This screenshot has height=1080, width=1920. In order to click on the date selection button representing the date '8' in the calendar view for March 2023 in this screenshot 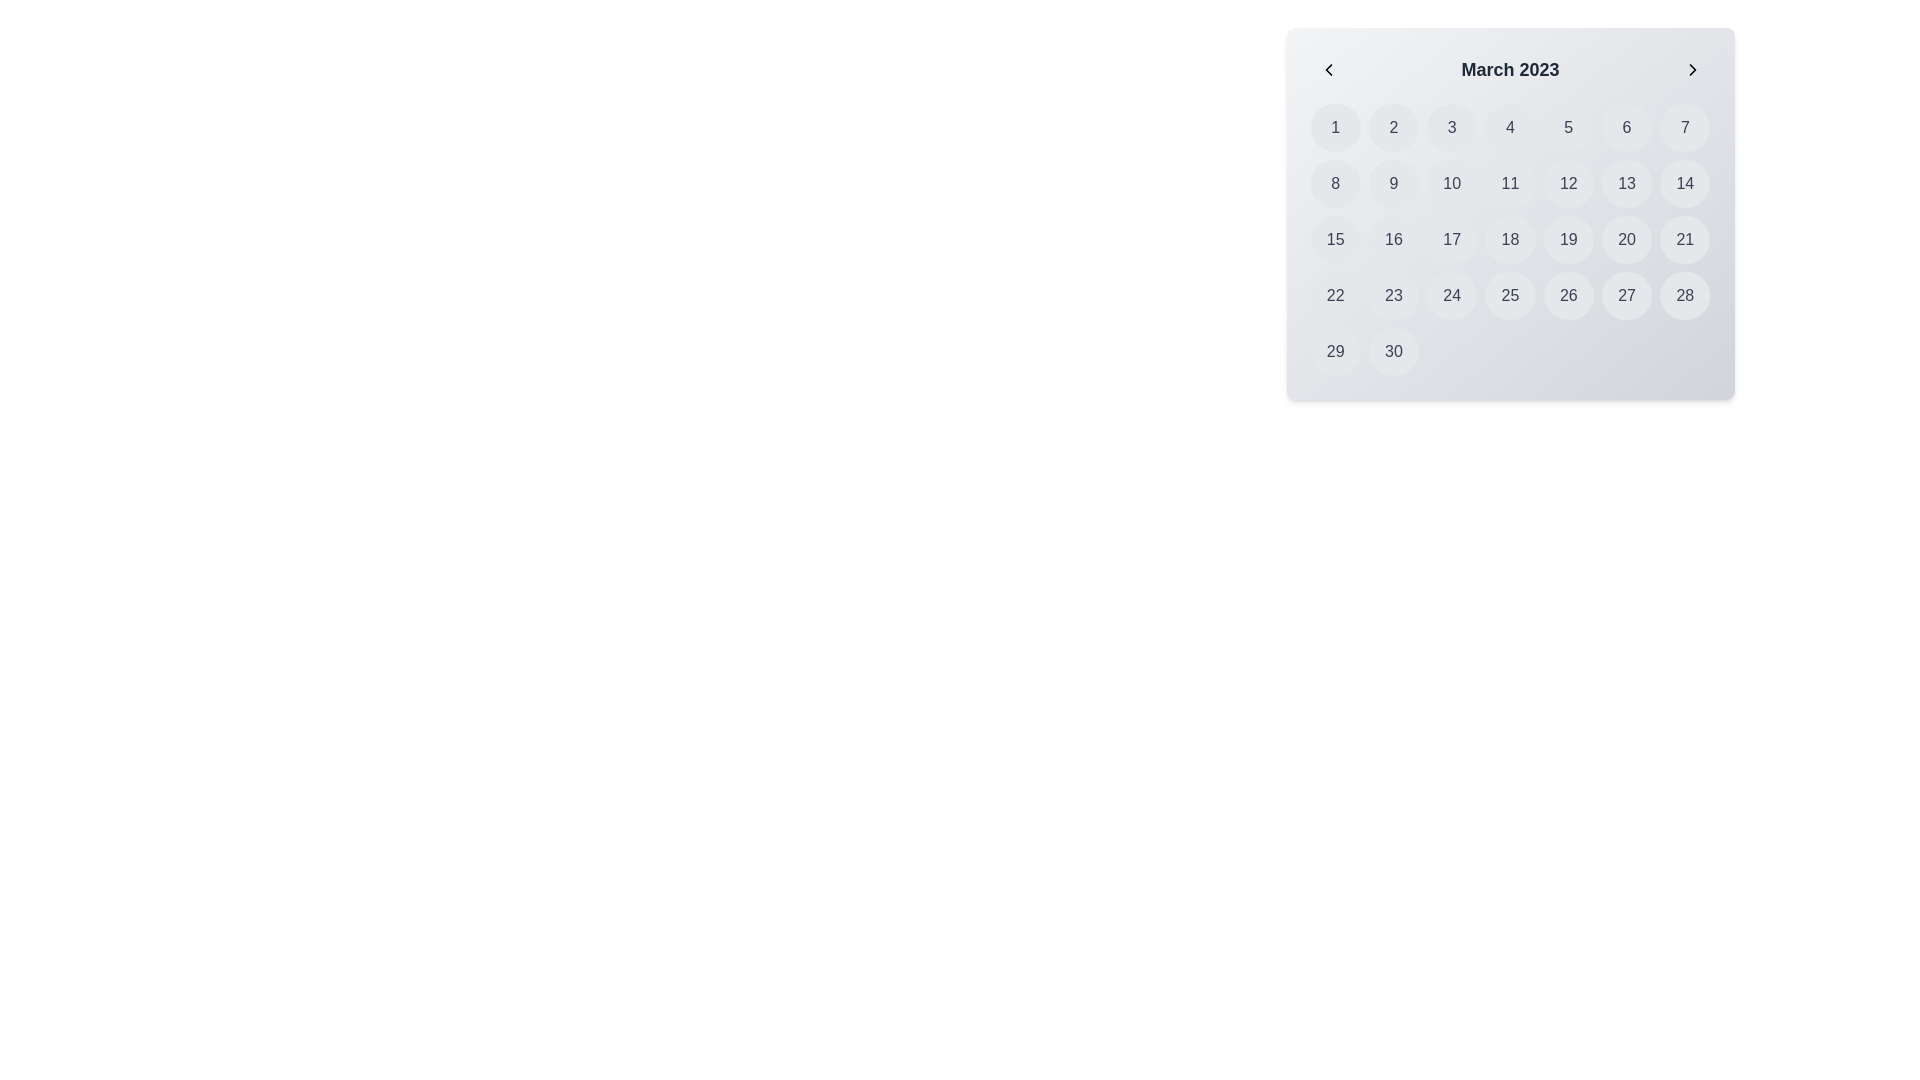, I will do `click(1335, 184)`.